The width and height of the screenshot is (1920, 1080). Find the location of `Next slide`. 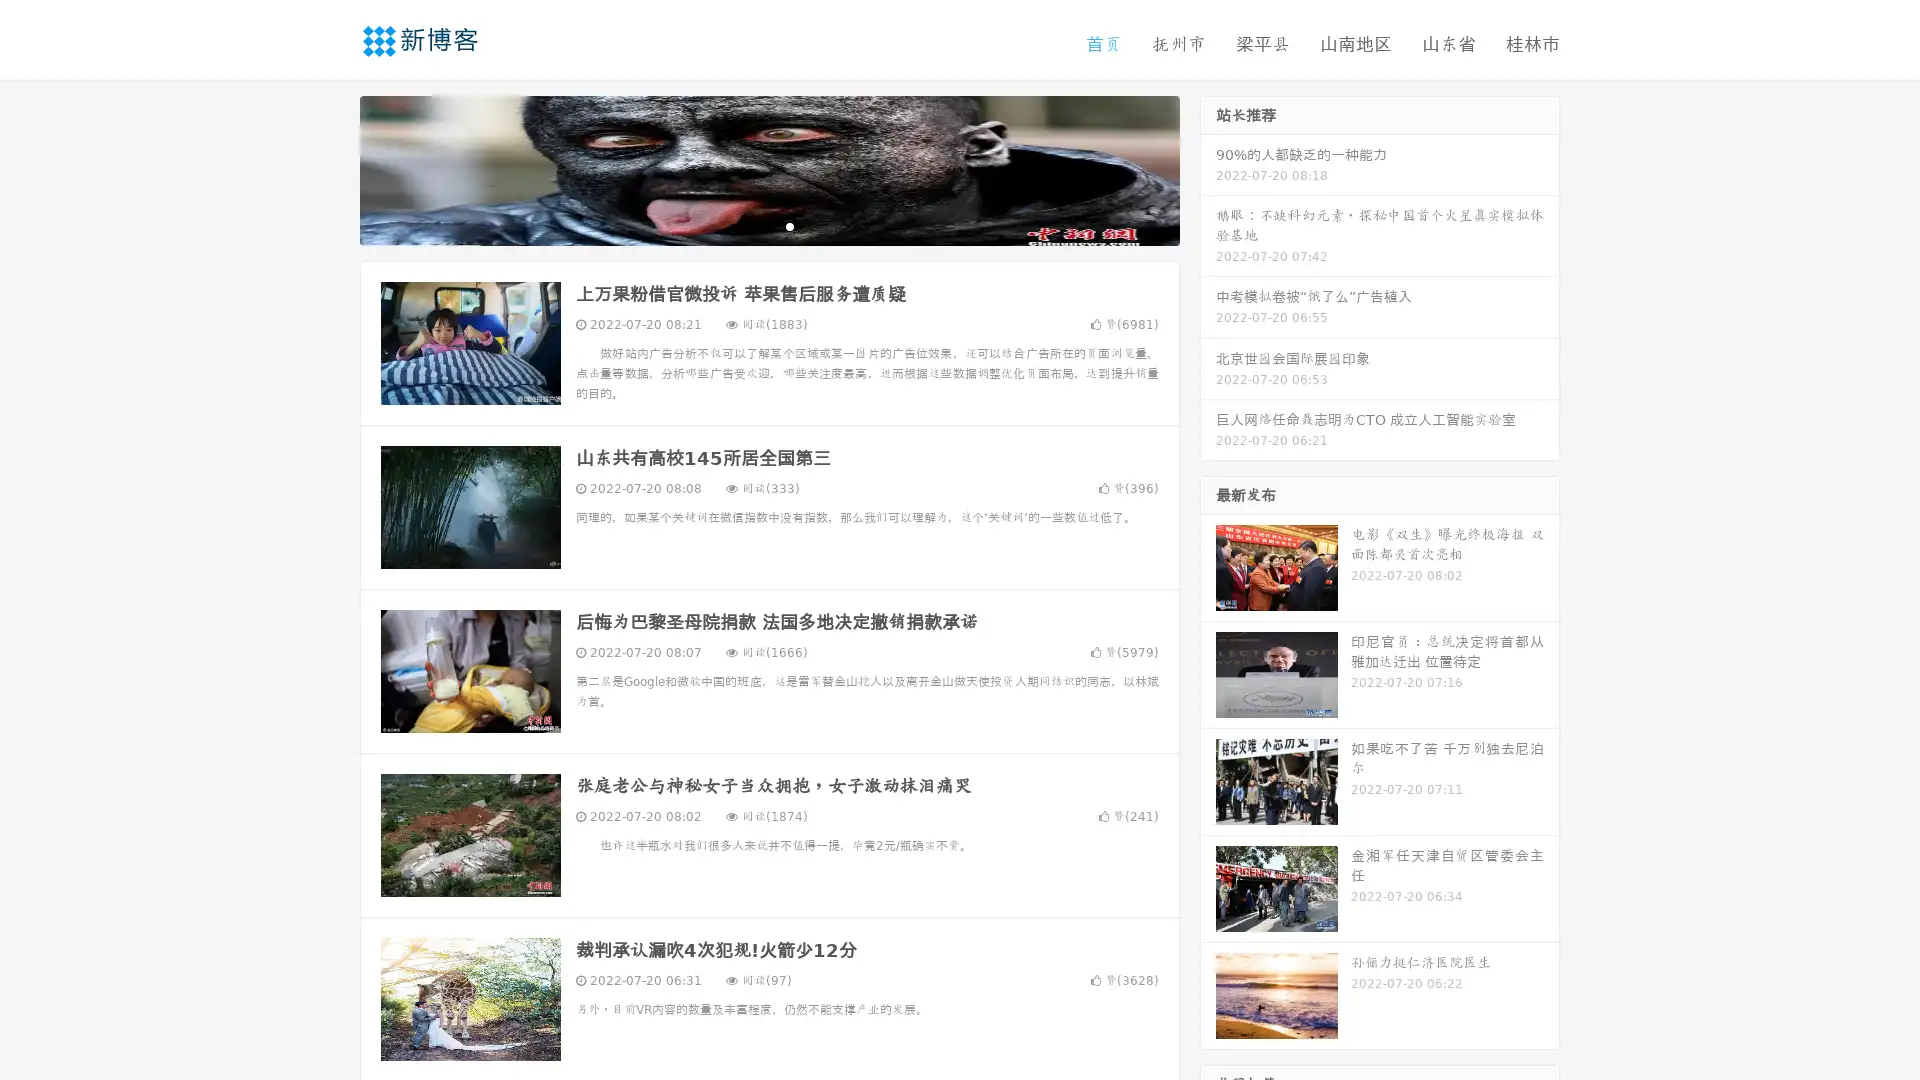

Next slide is located at coordinates (1208, 168).